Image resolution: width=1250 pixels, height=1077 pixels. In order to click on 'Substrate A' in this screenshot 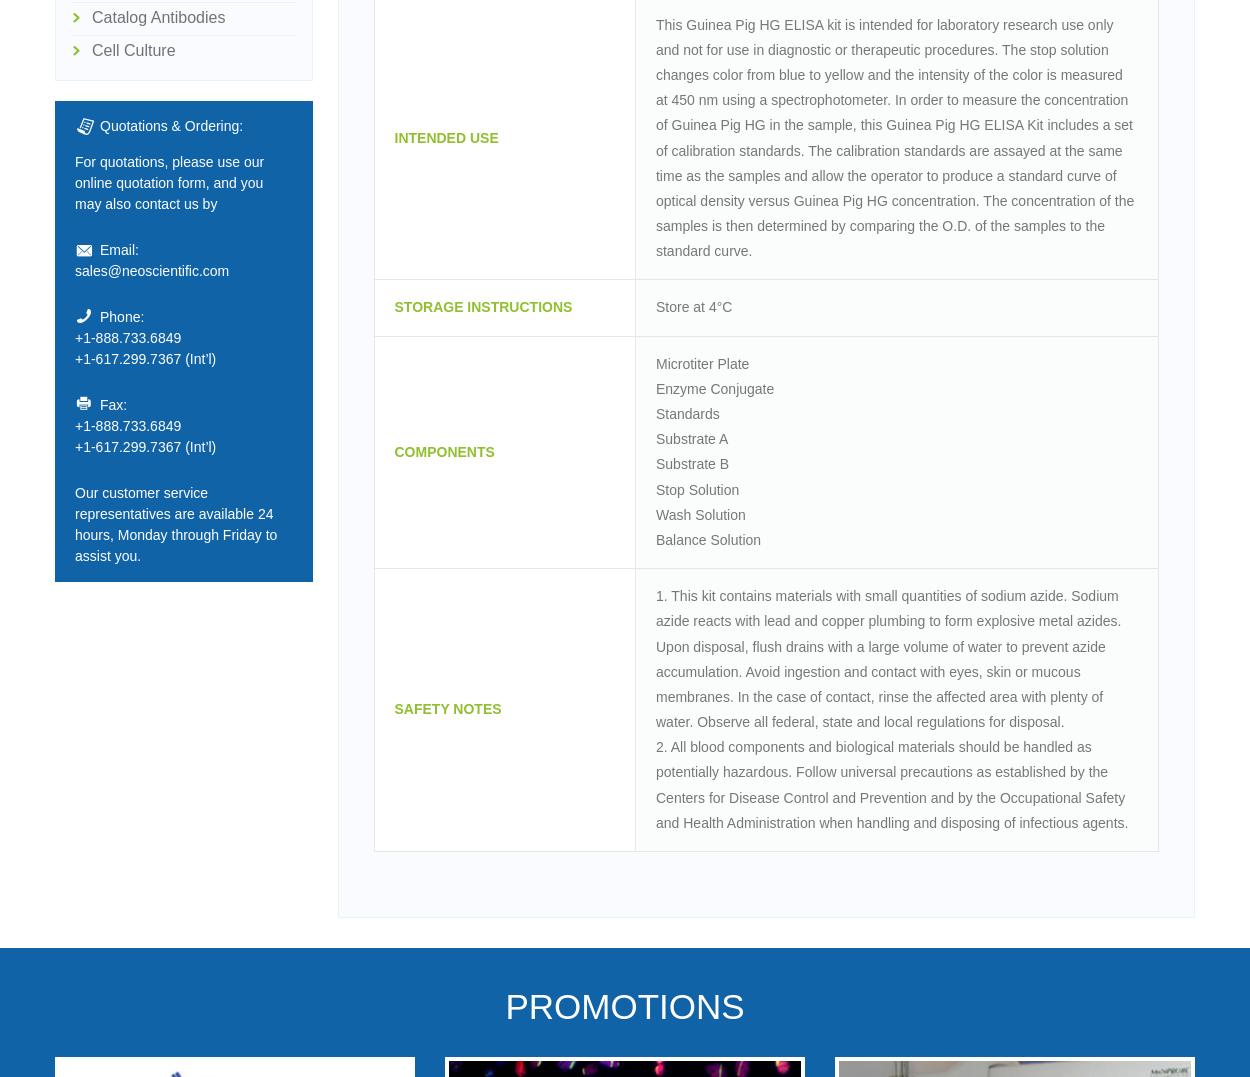, I will do `click(690, 437)`.